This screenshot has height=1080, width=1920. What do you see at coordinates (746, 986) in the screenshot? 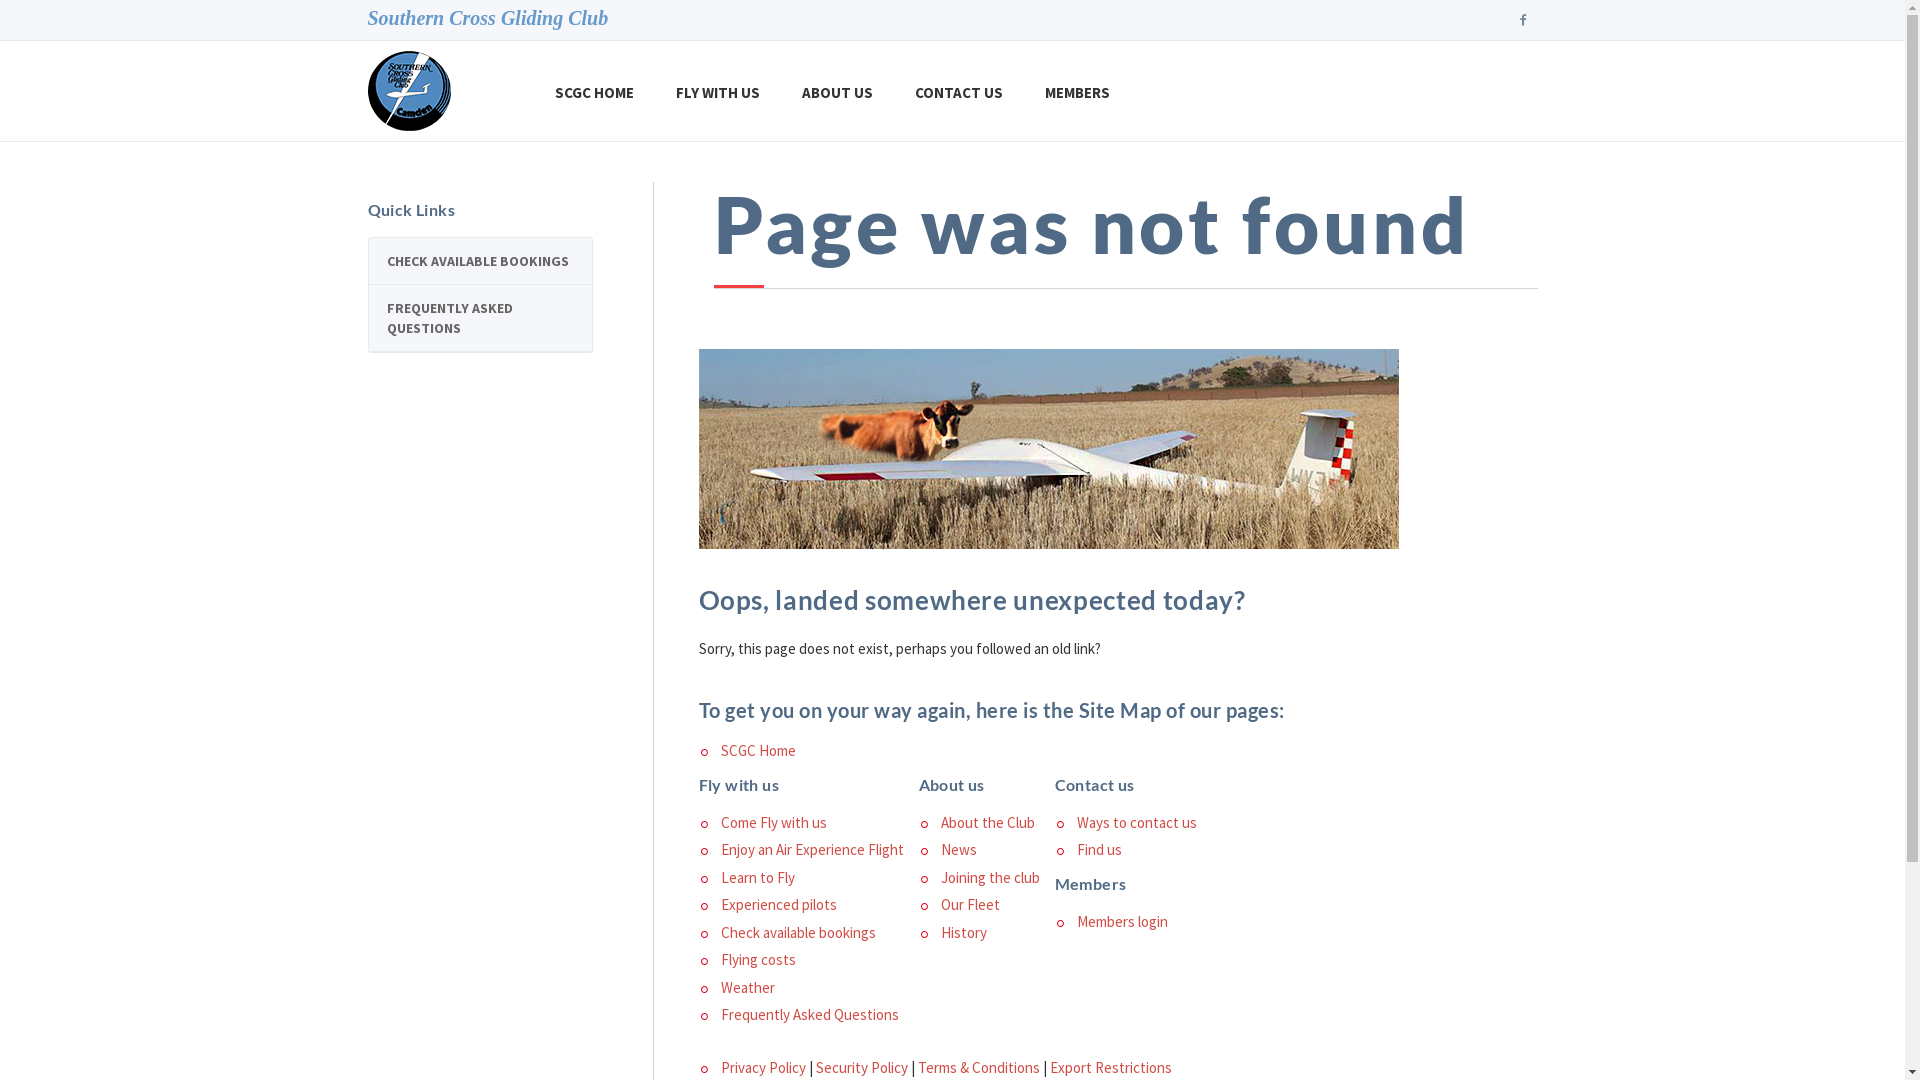
I see `'Weather'` at bounding box center [746, 986].